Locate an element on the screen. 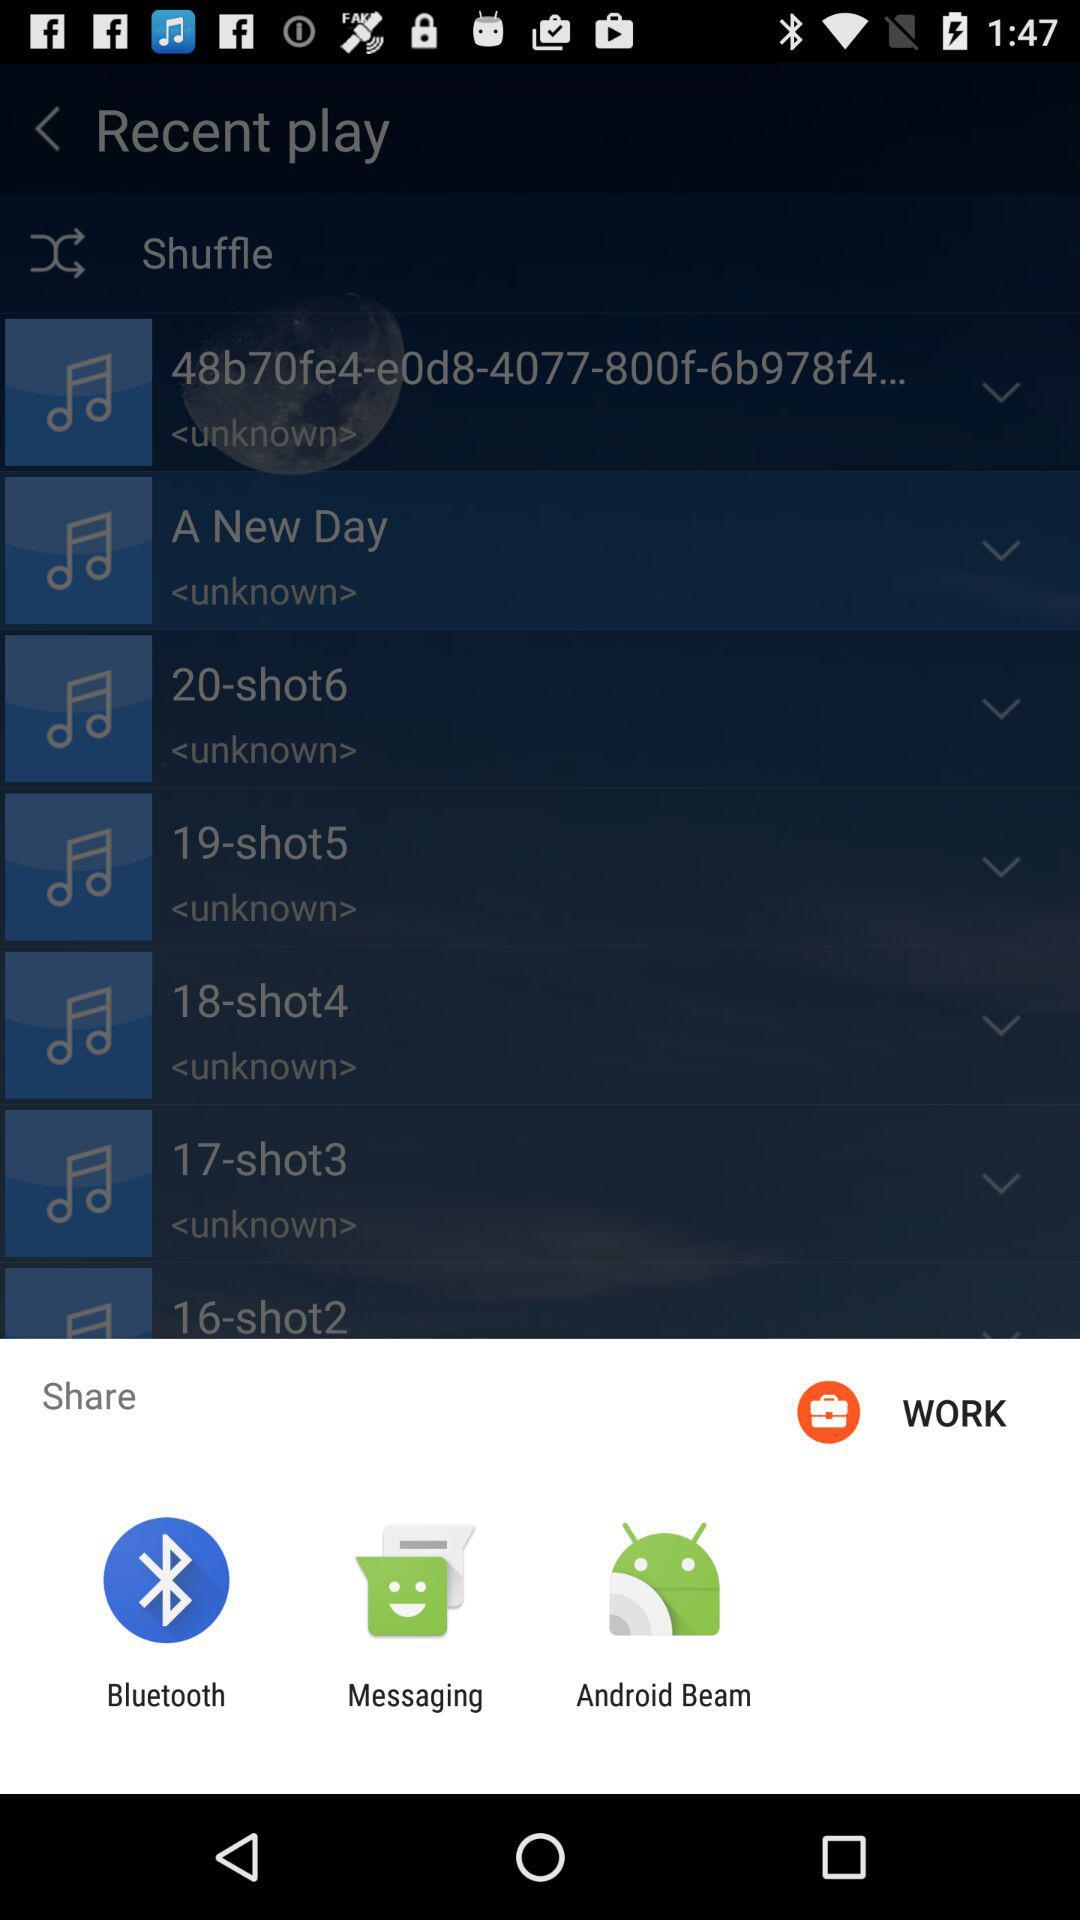 The height and width of the screenshot is (1920, 1080). the bluetooth app is located at coordinates (165, 1711).